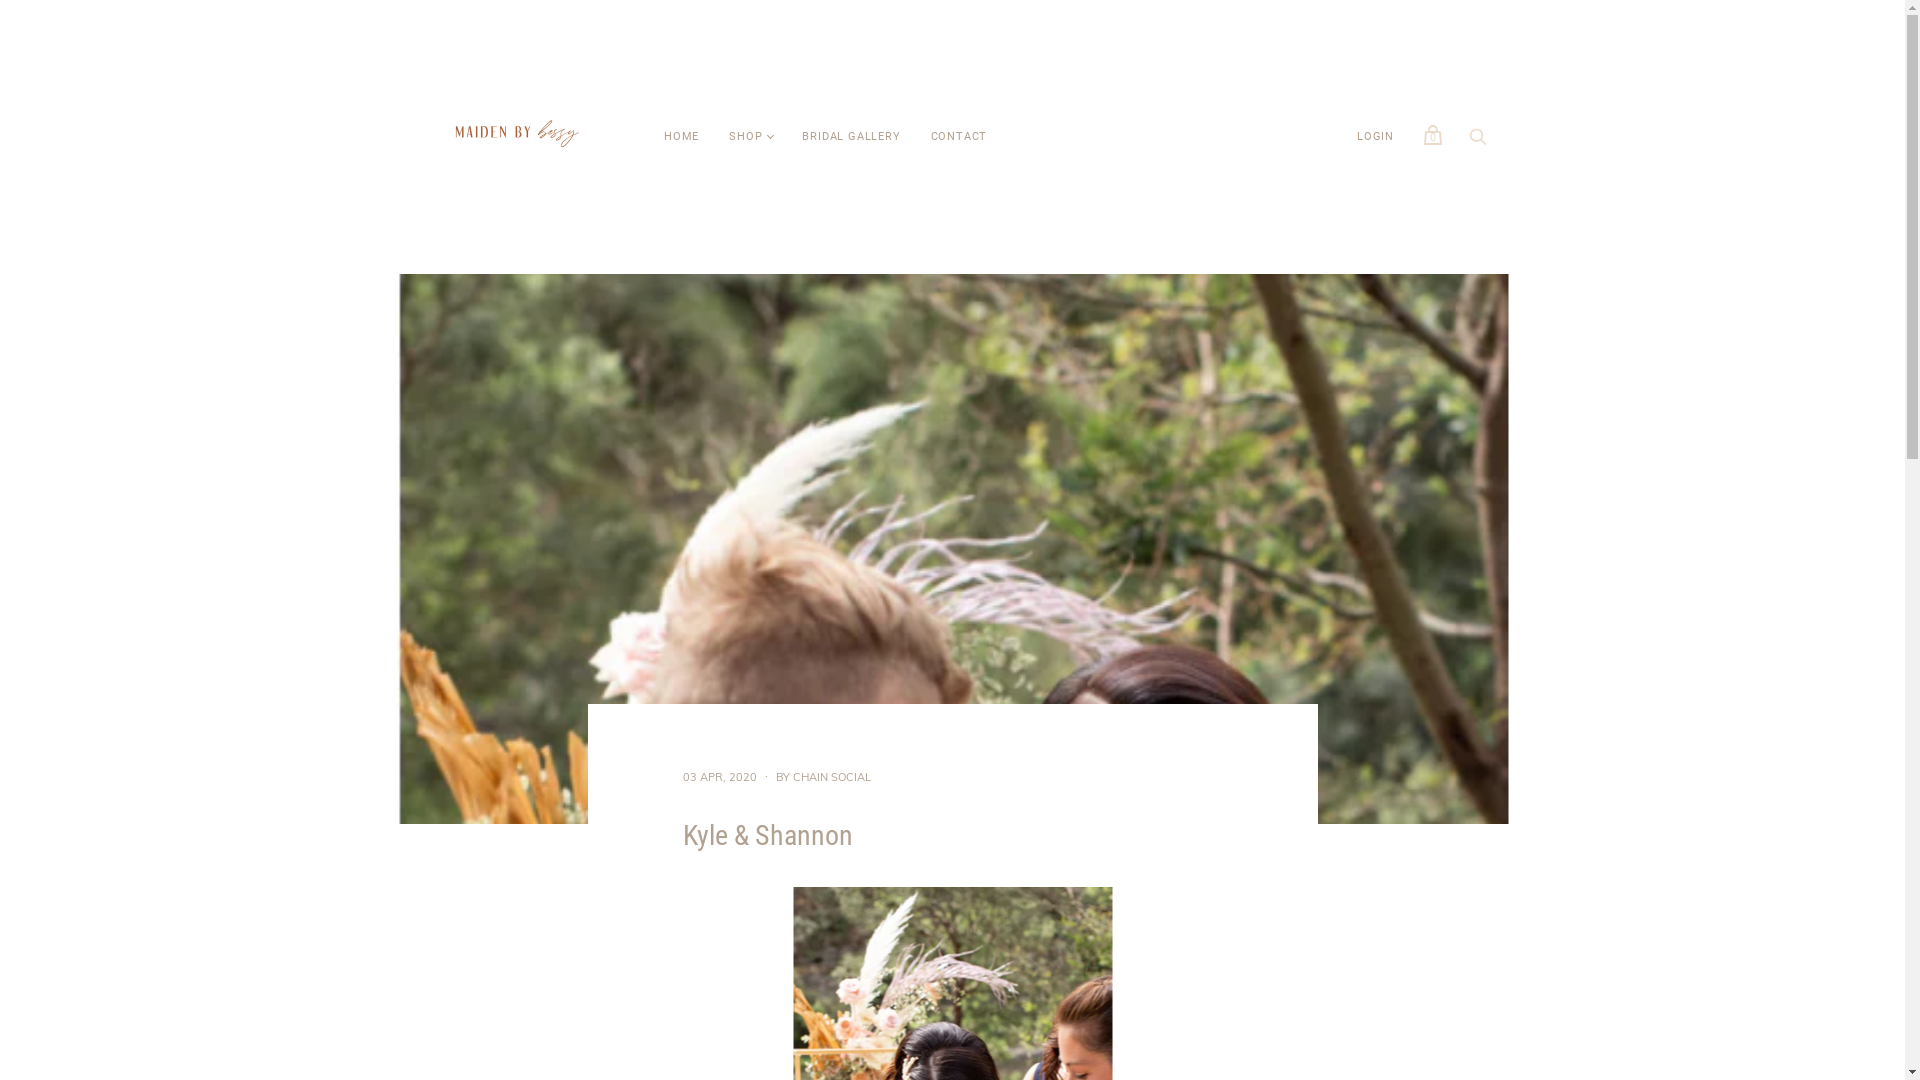  Describe the element at coordinates (850, 136) in the screenshot. I see `'BRIDAL GALLERY'` at that location.